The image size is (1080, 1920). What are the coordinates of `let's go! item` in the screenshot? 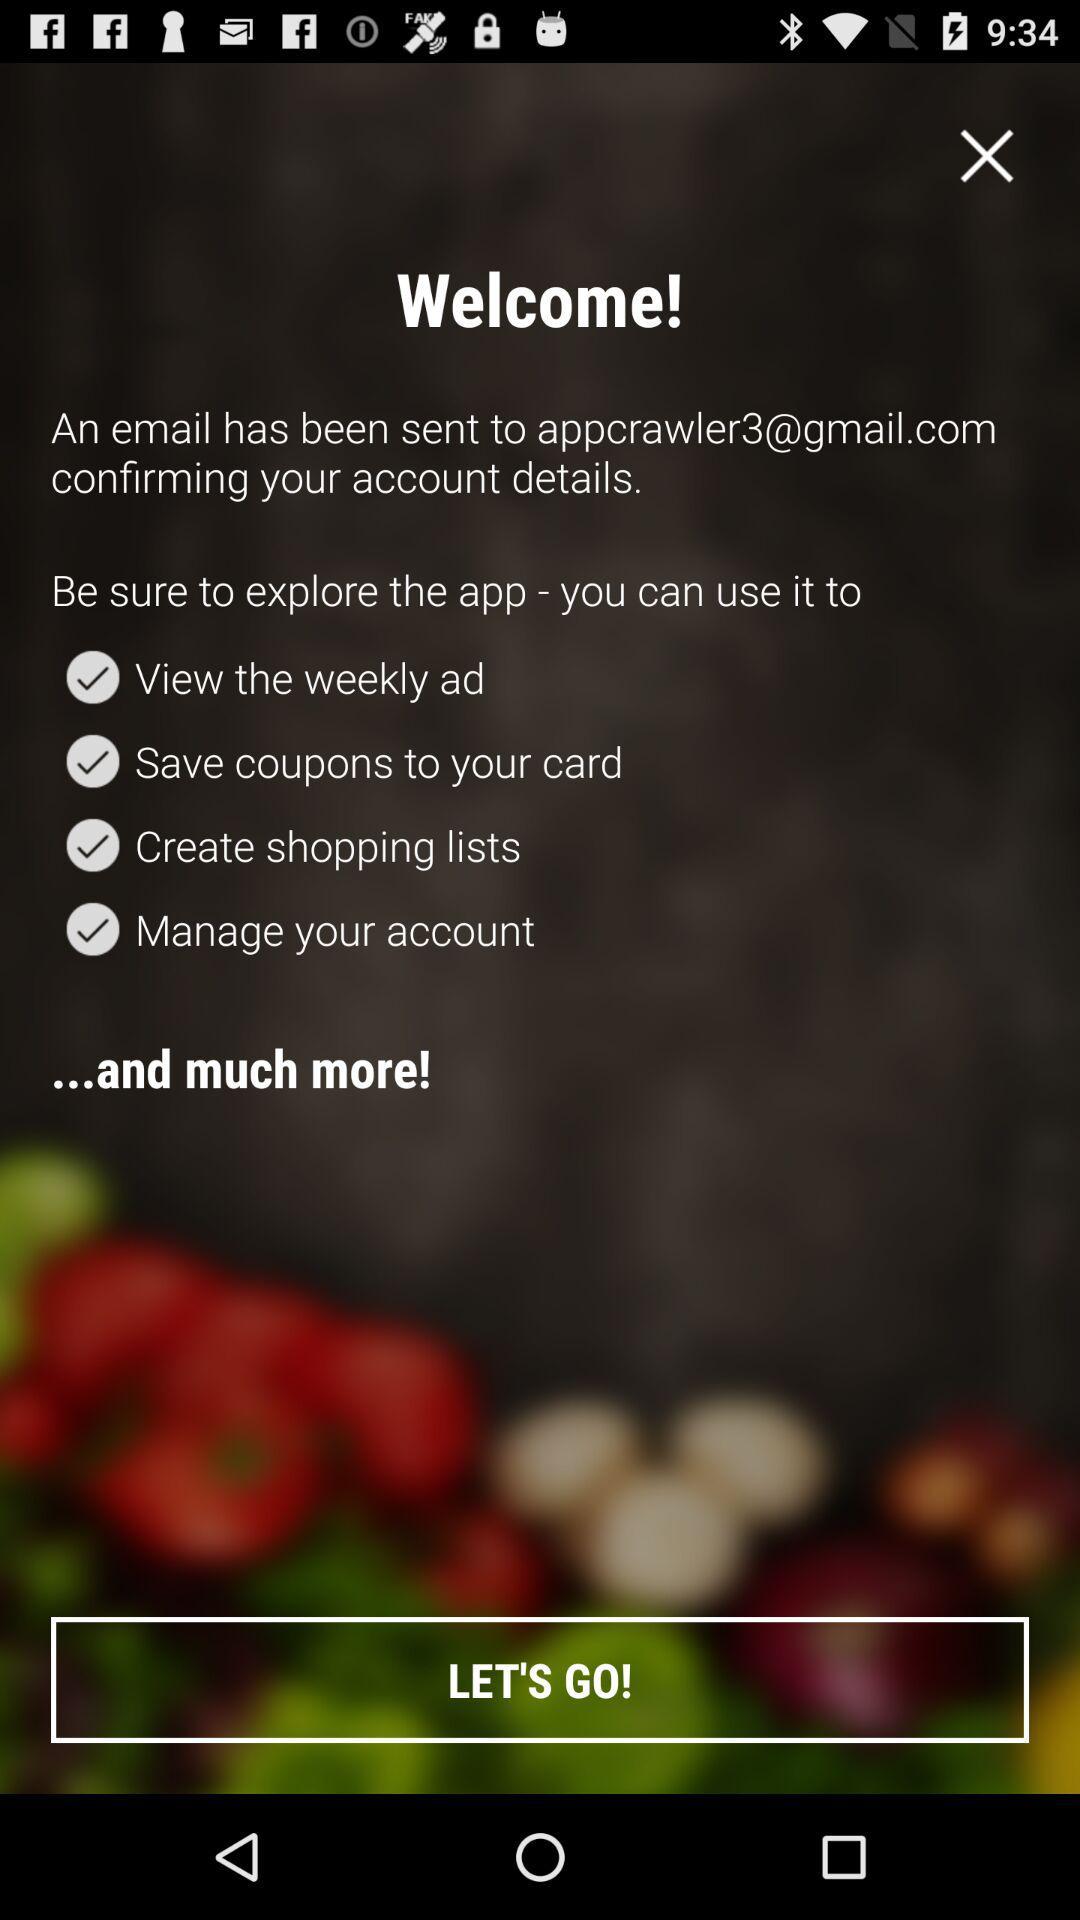 It's located at (540, 1680).